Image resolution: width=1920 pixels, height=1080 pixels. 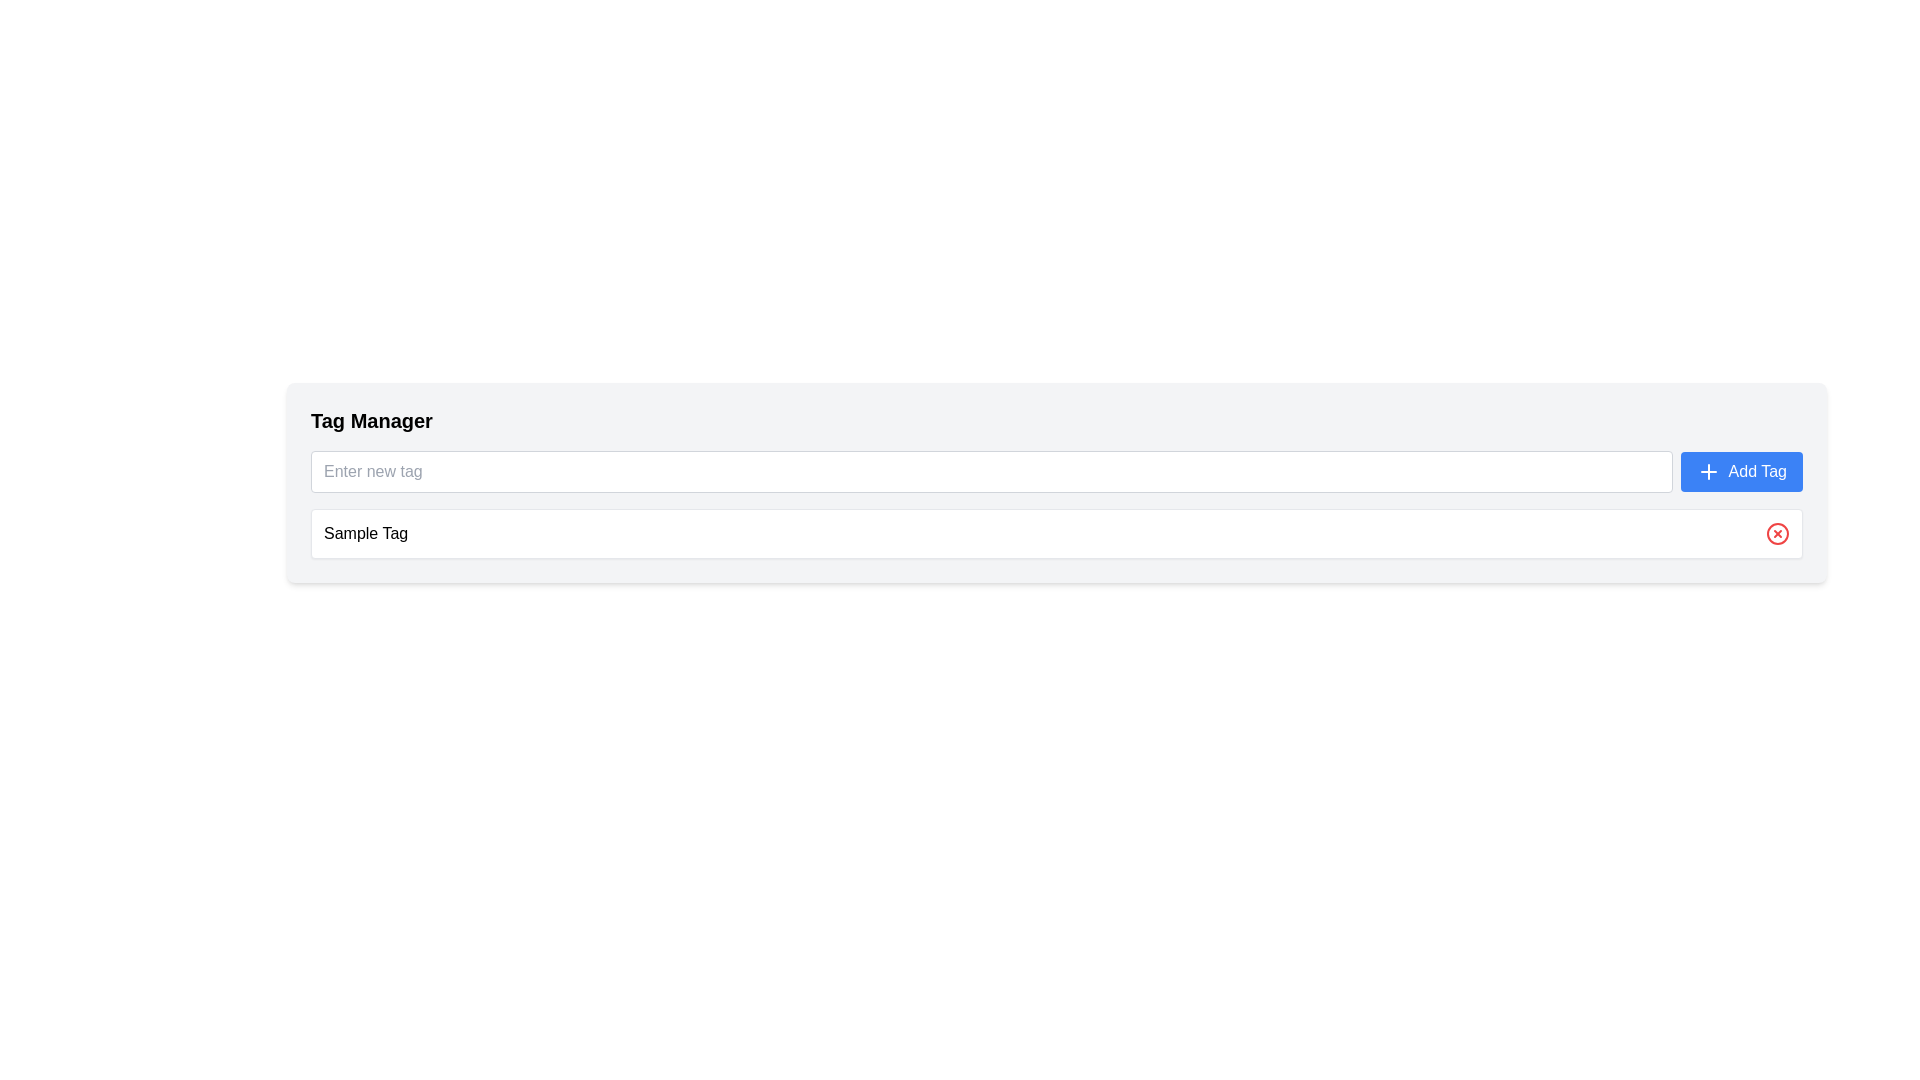 What do you see at coordinates (1740, 471) in the screenshot?
I see `the button on the right side of the horizontal input field in the tag management interface` at bounding box center [1740, 471].